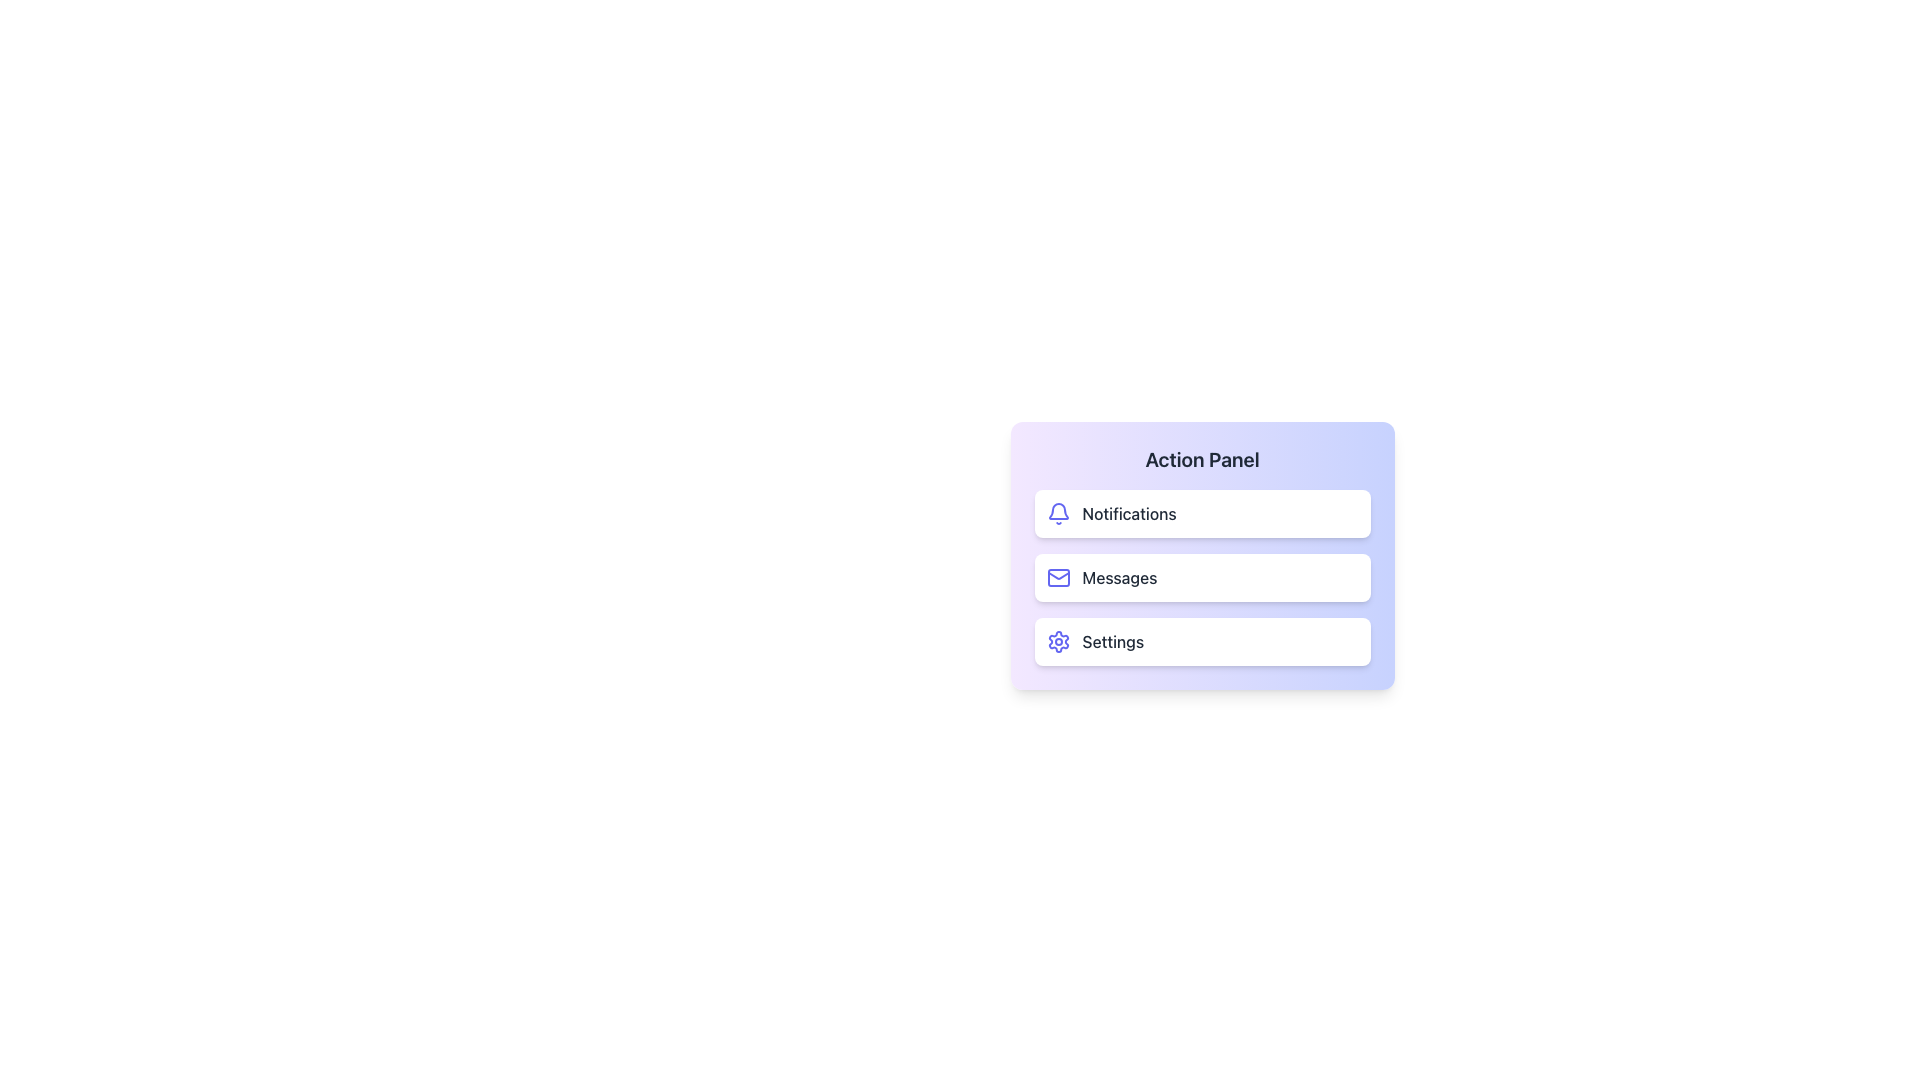  Describe the element at coordinates (1201, 555) in the screenshot. I see `the 'Messages' button located in the middle of the 'Action Panel'` at that location.